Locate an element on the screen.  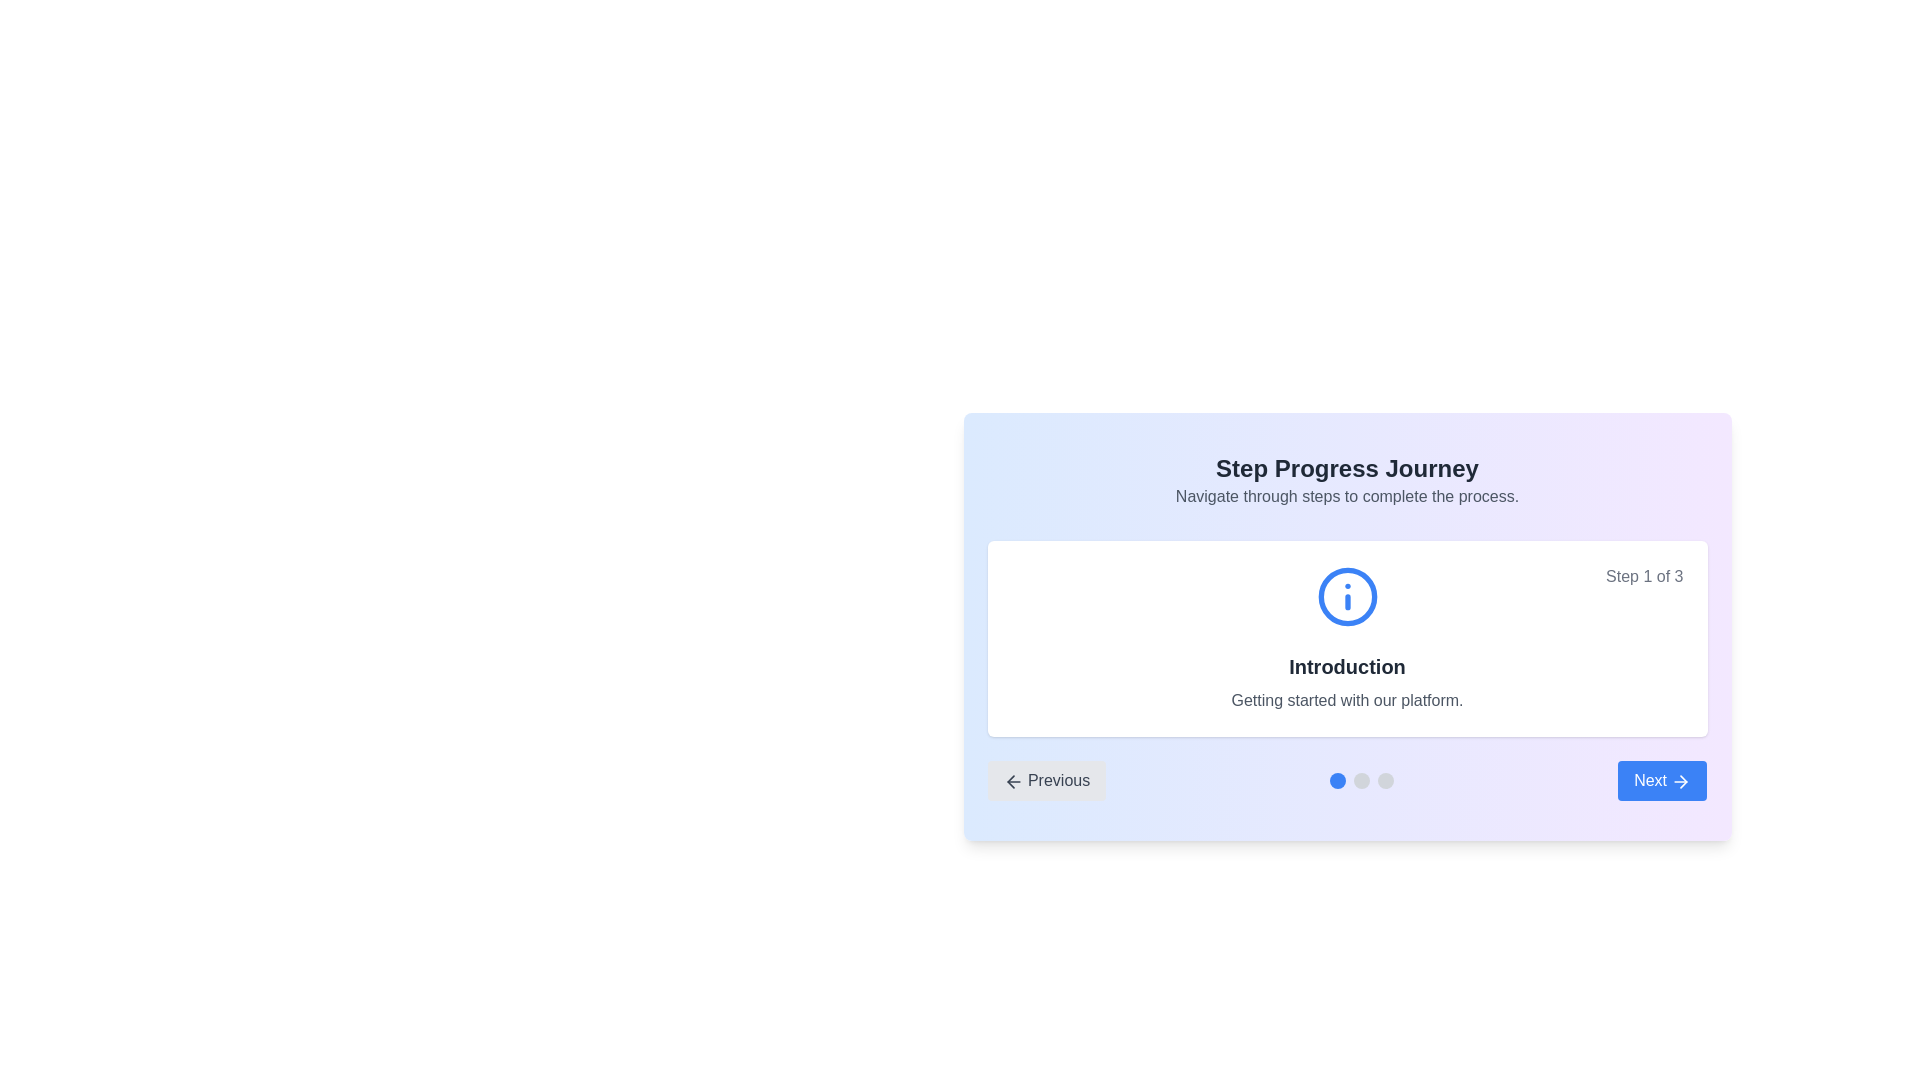
the 'Previous' button represented by the SVG arrow icon is located at coordinates (1013, 780).